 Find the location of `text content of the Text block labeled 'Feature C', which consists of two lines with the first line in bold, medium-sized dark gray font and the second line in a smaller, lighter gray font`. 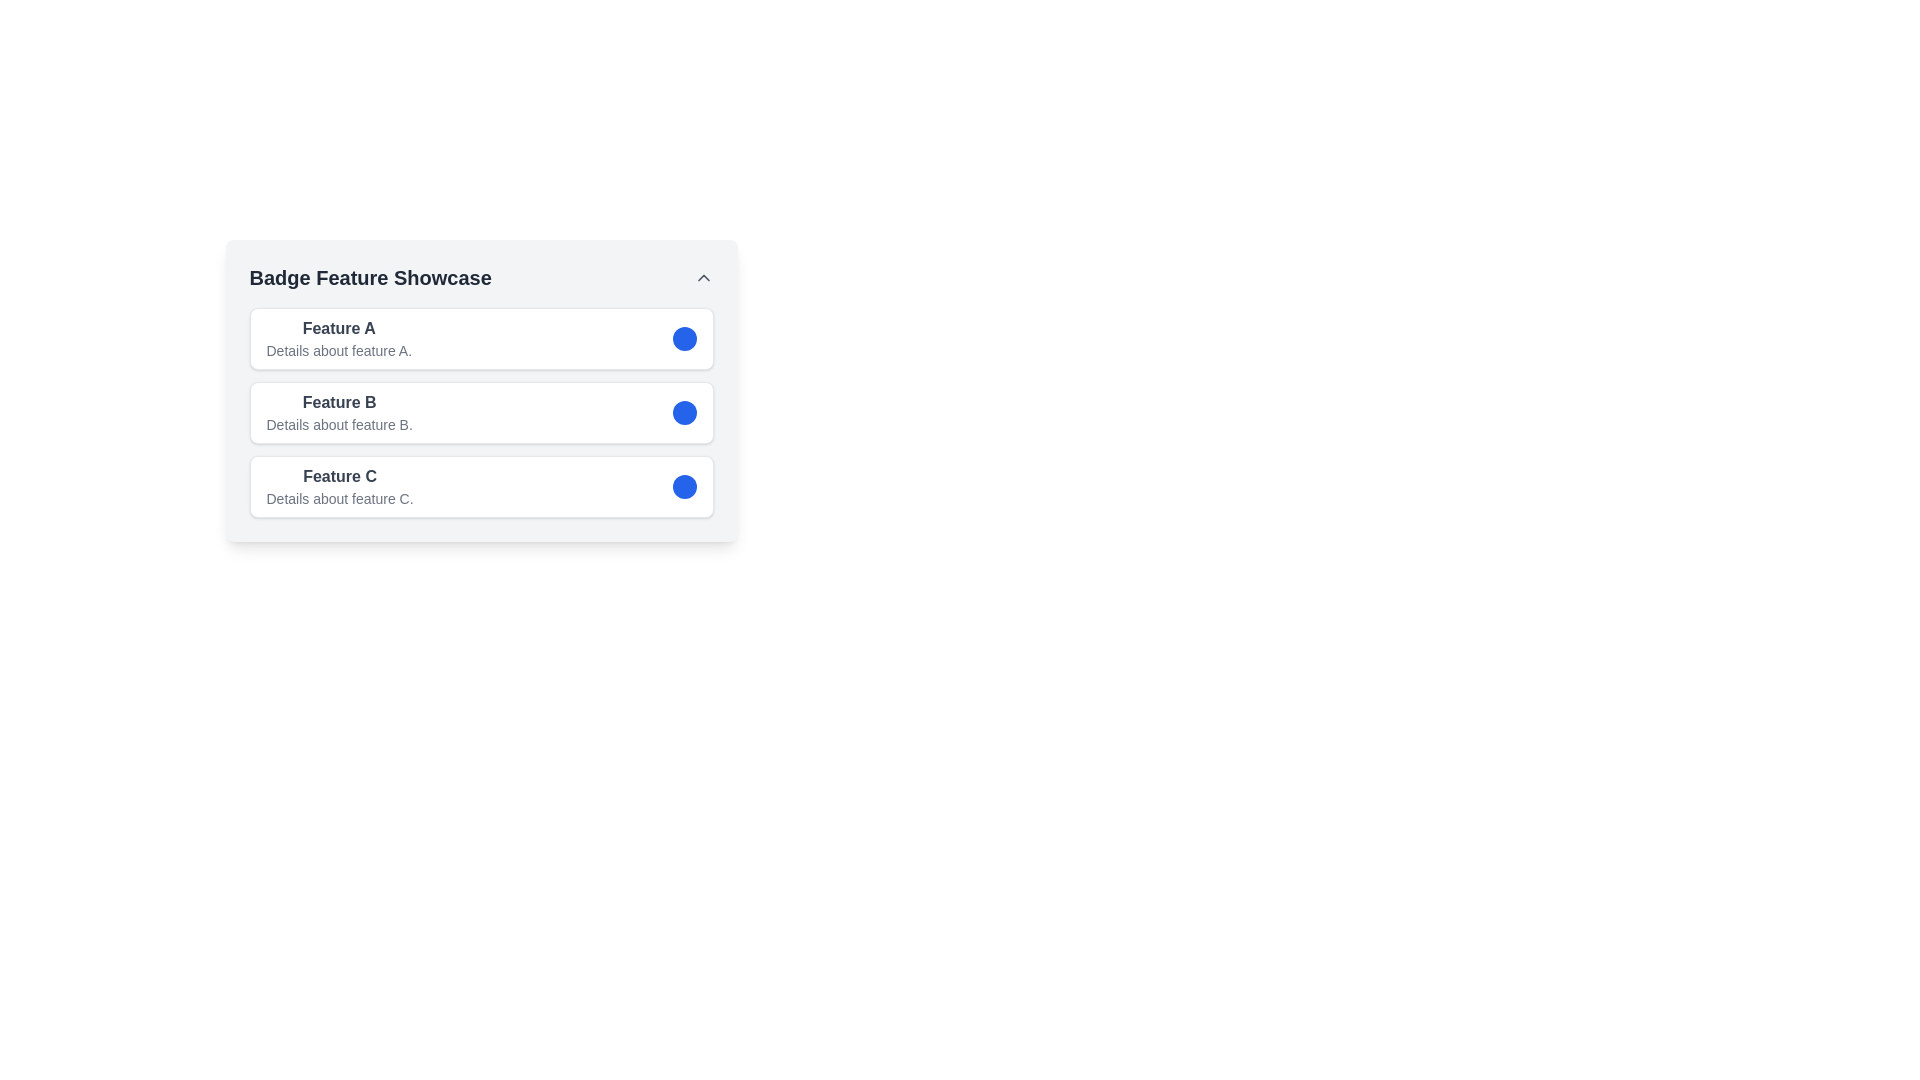

text content of the Text block labeled 'Feature C', which consists of two lines with the first line in bold, medium-sized dark gray font and the second line in a smaller, lighter gray font is located at coordinates (340, 486).